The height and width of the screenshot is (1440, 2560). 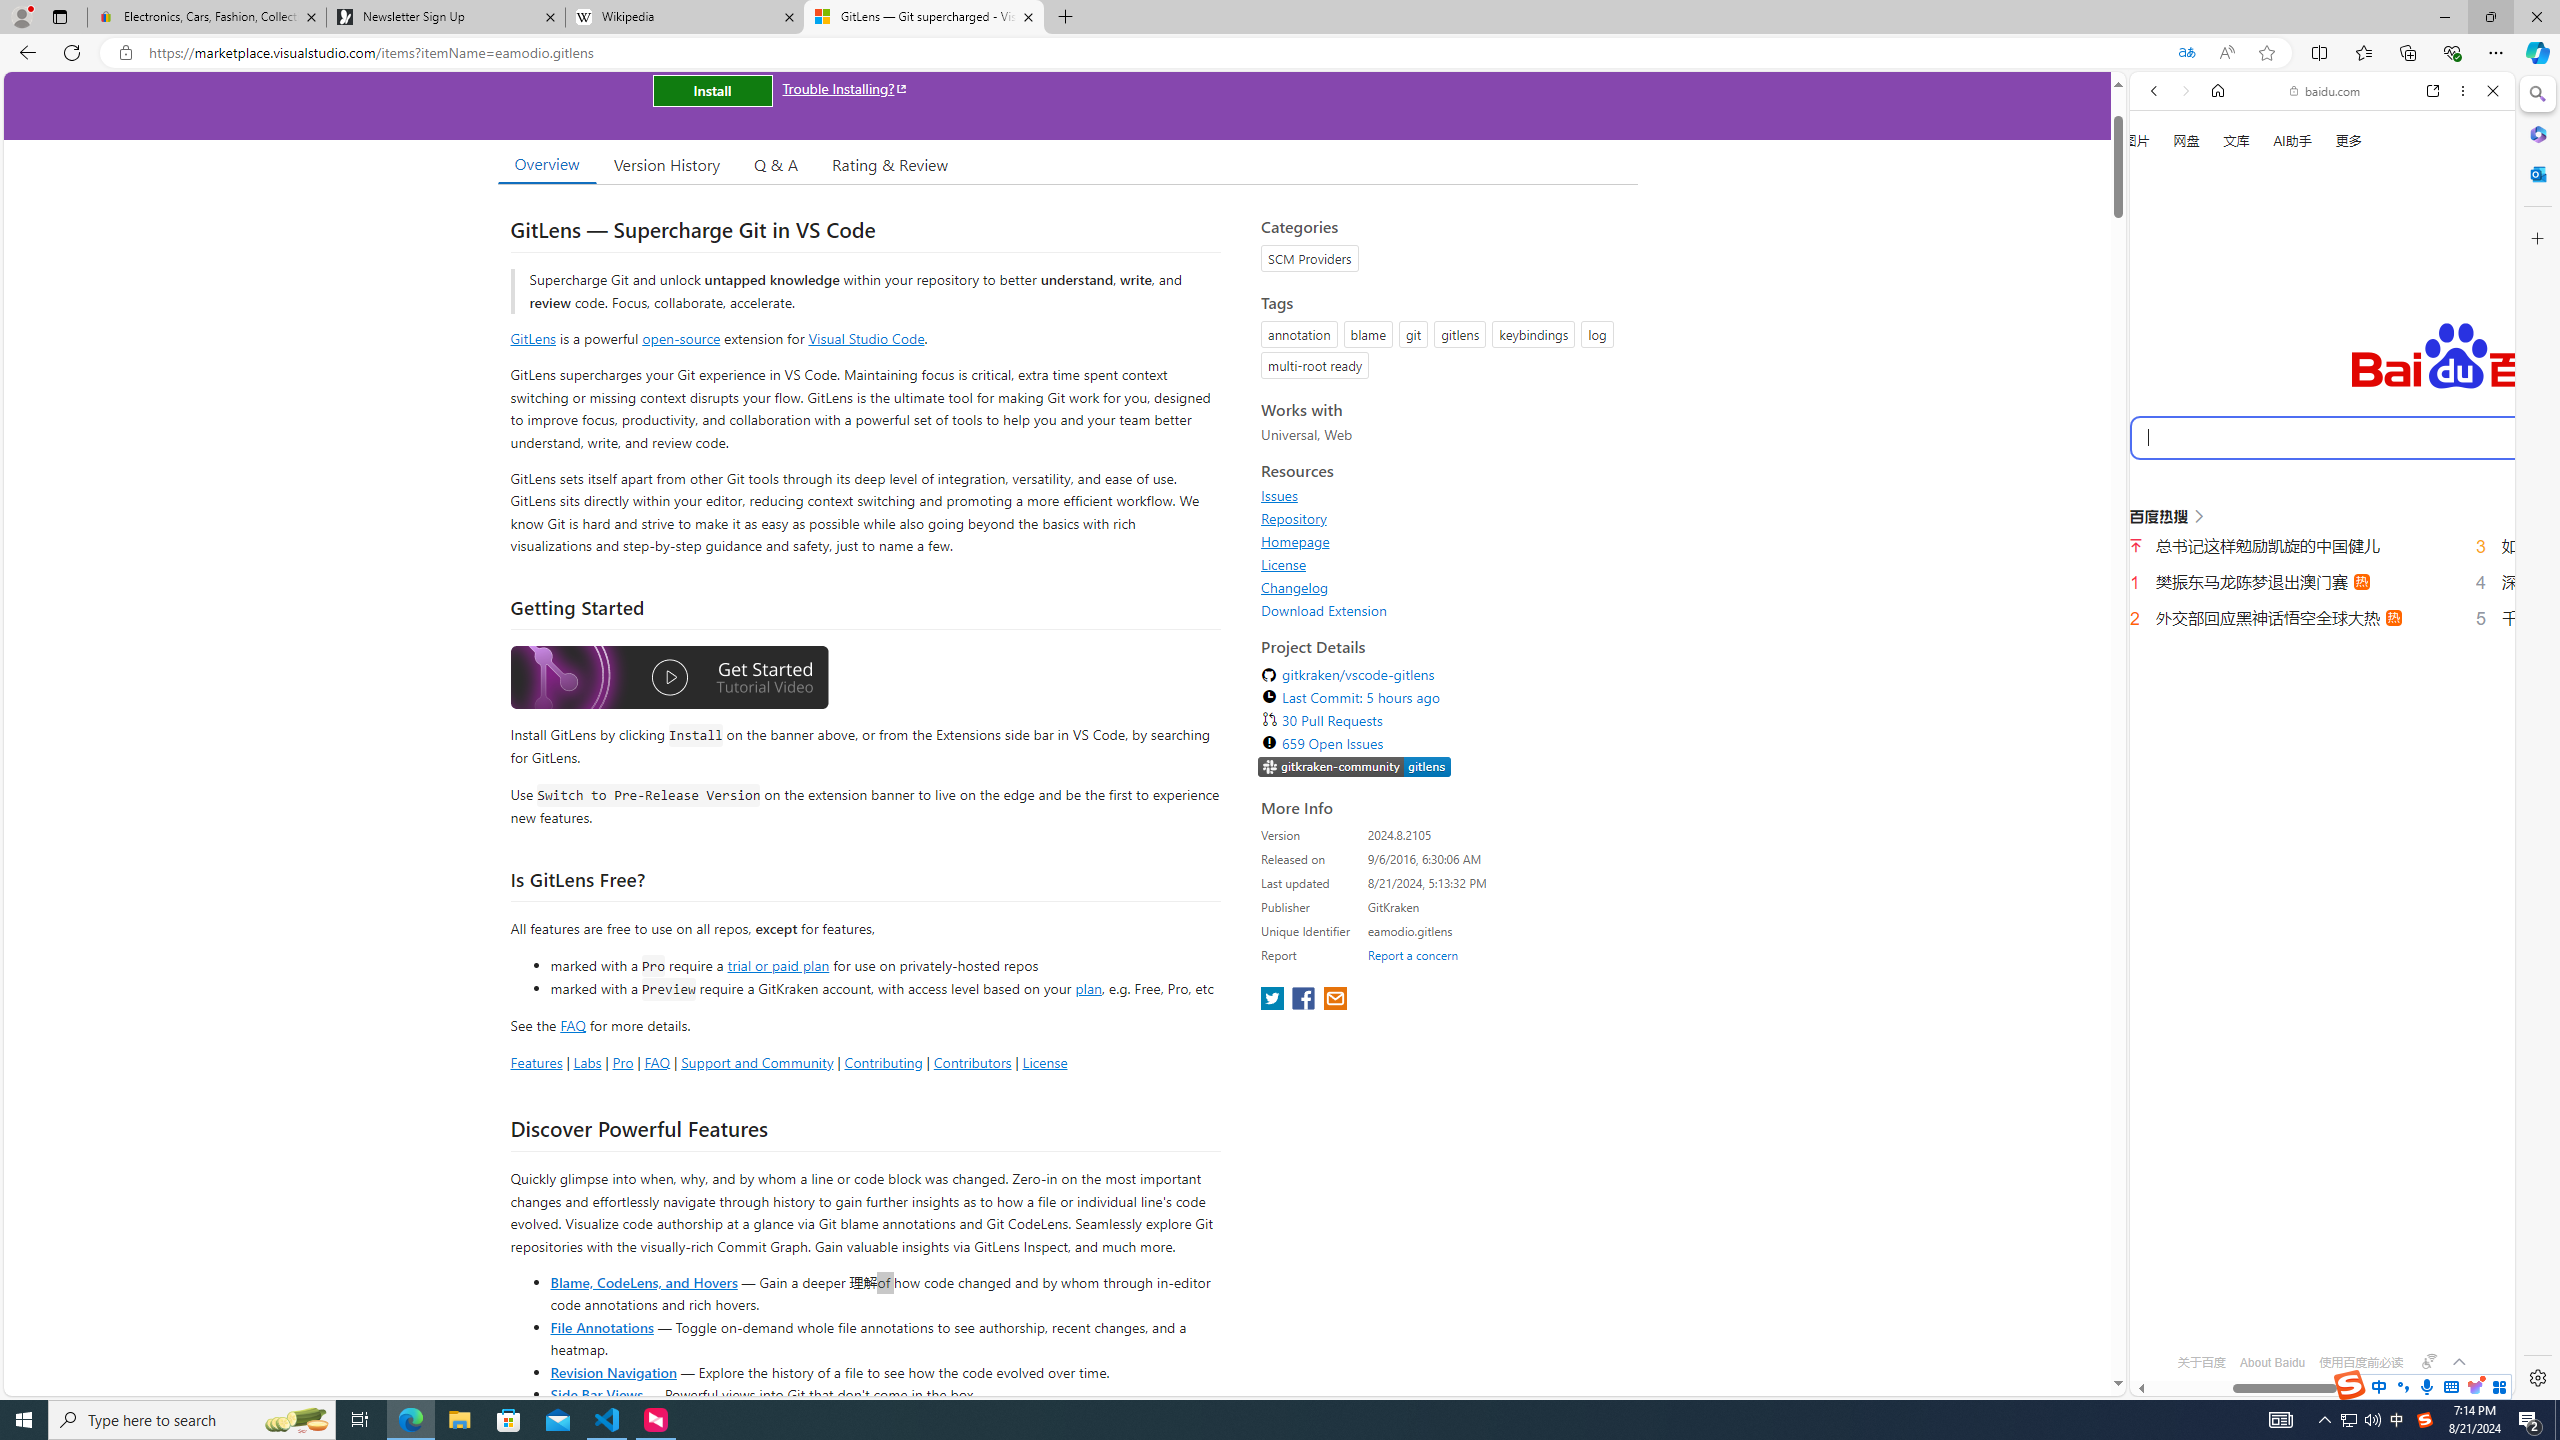 I want to click on 'AutomationID: kw', so click(x=2405, y=436).